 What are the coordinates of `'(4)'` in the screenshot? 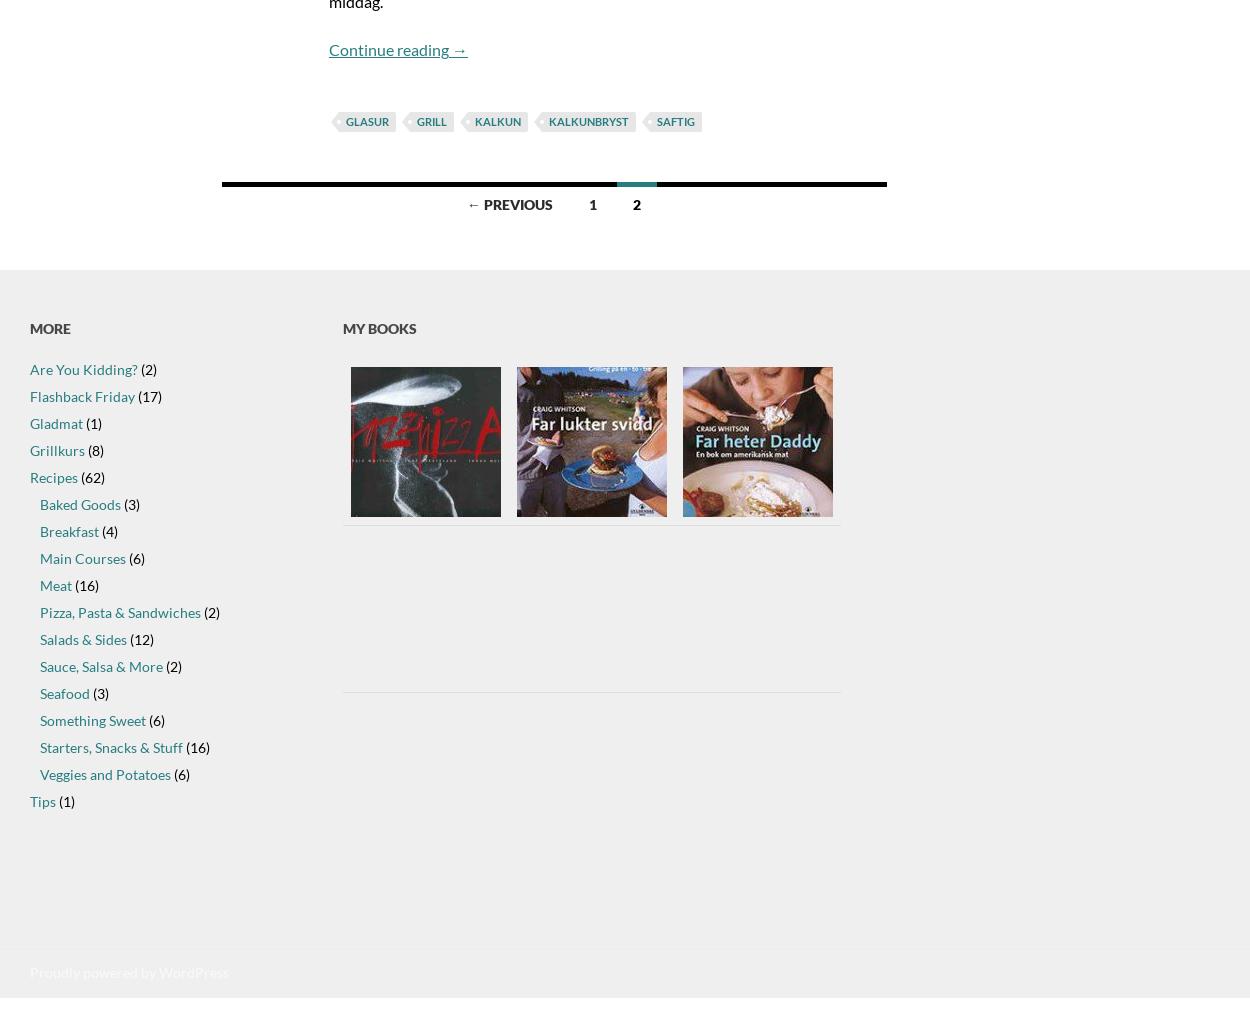 It's located at (107, 530).